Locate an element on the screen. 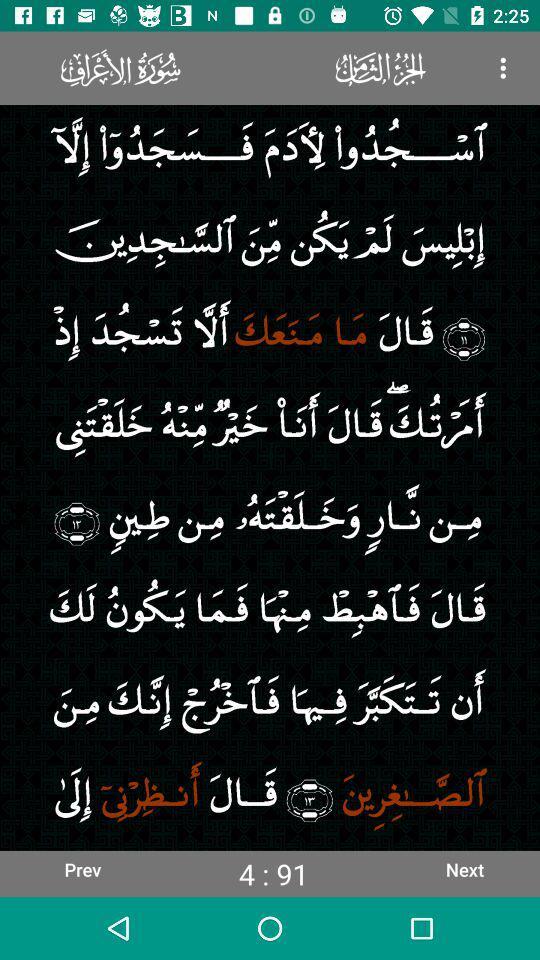  next item is located at coordinates (464, 868).